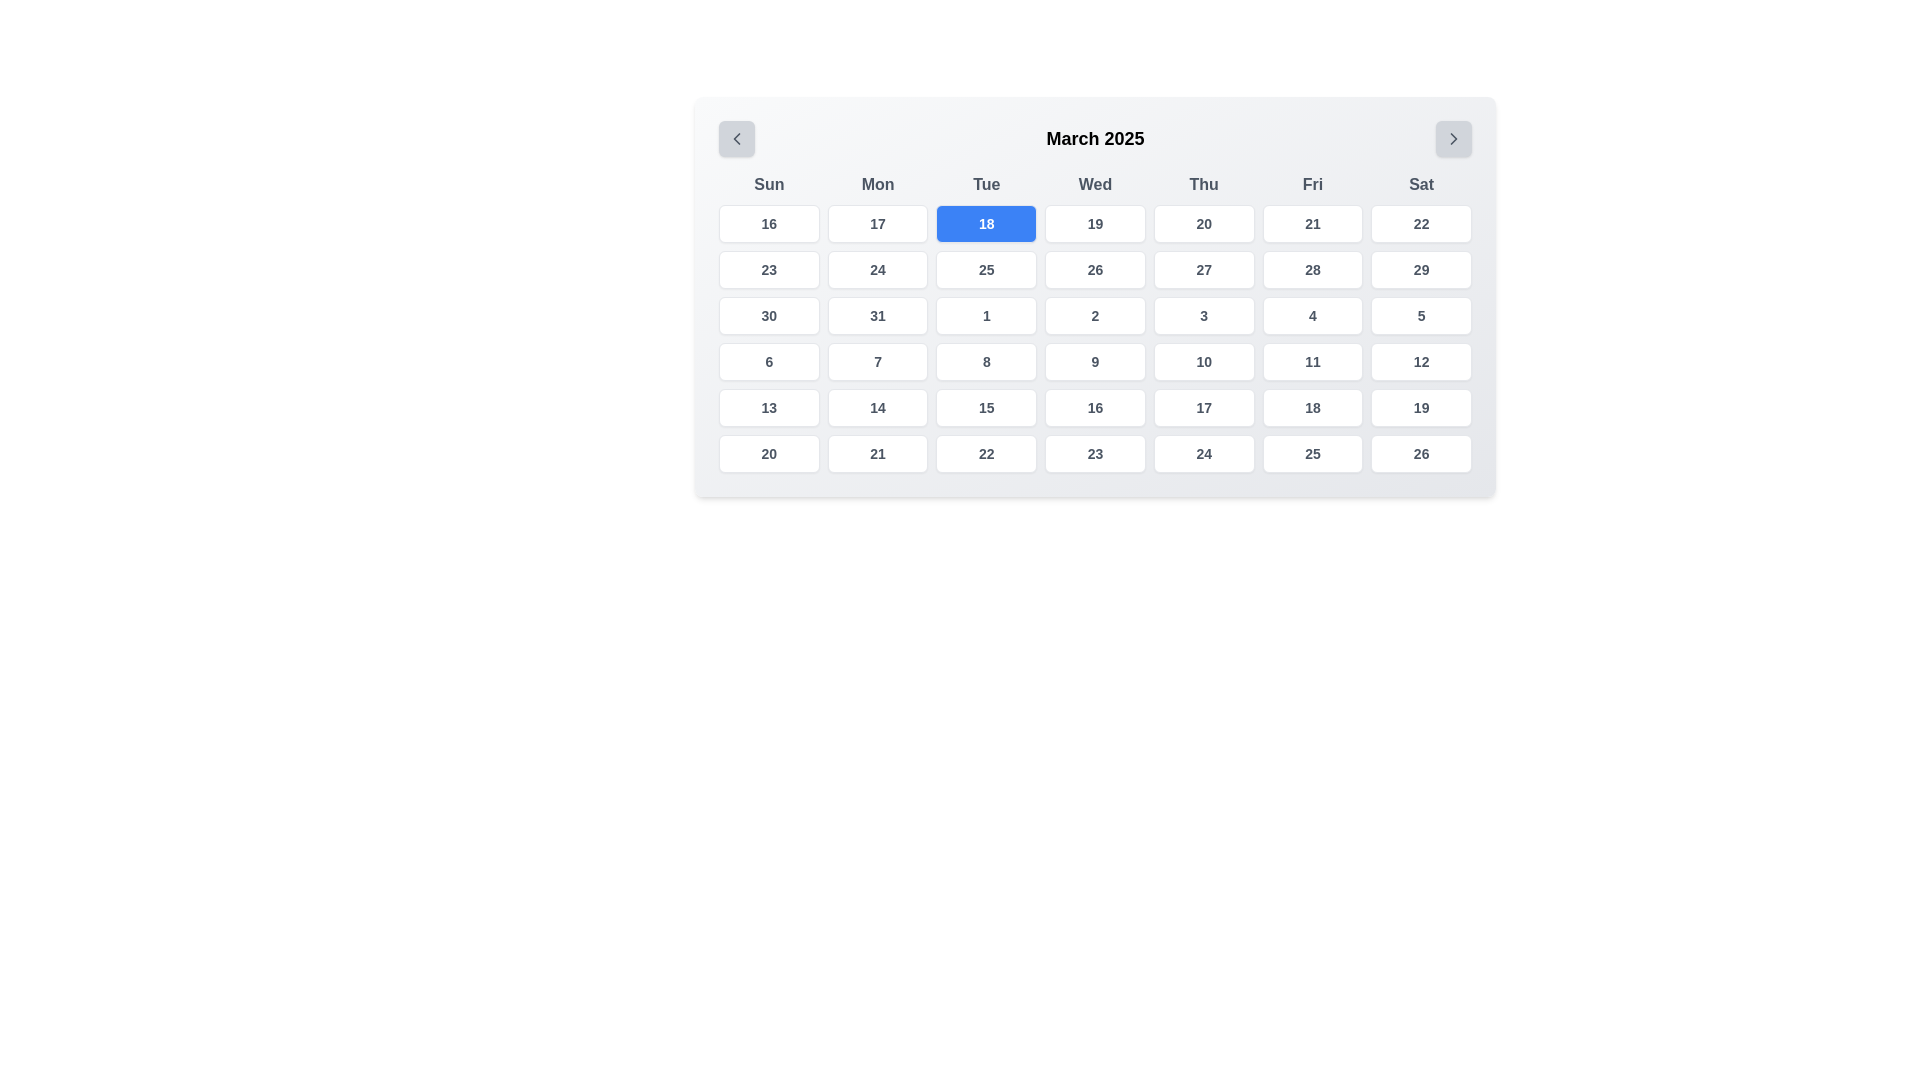  I want to click on the navigation icon embedded in the button located in the top-right corner of the calendar interface, so click(1454, 137).